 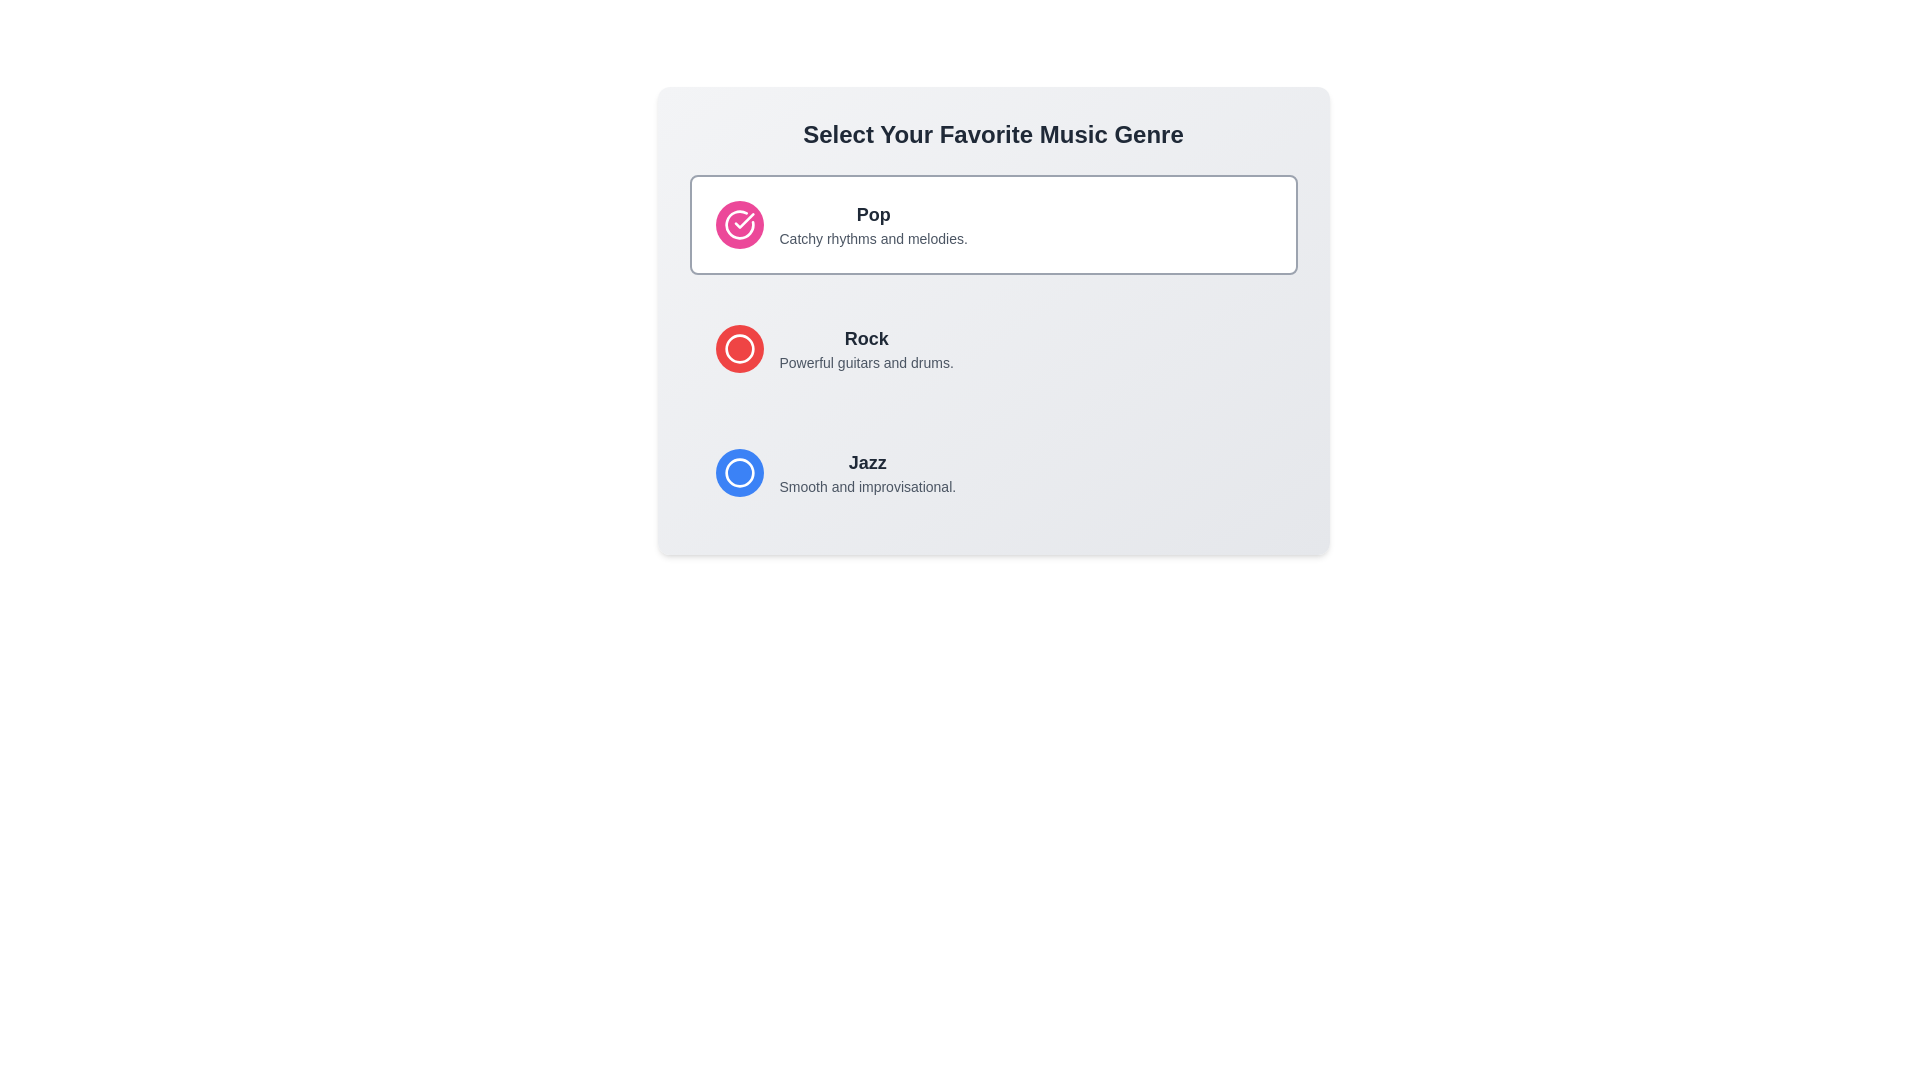 I want to click on the 'Rock' music genre selection icon, which serves as a visual indicator for users and is located slightly to the left of the text label 'Rock', so click(x=738, y=347).